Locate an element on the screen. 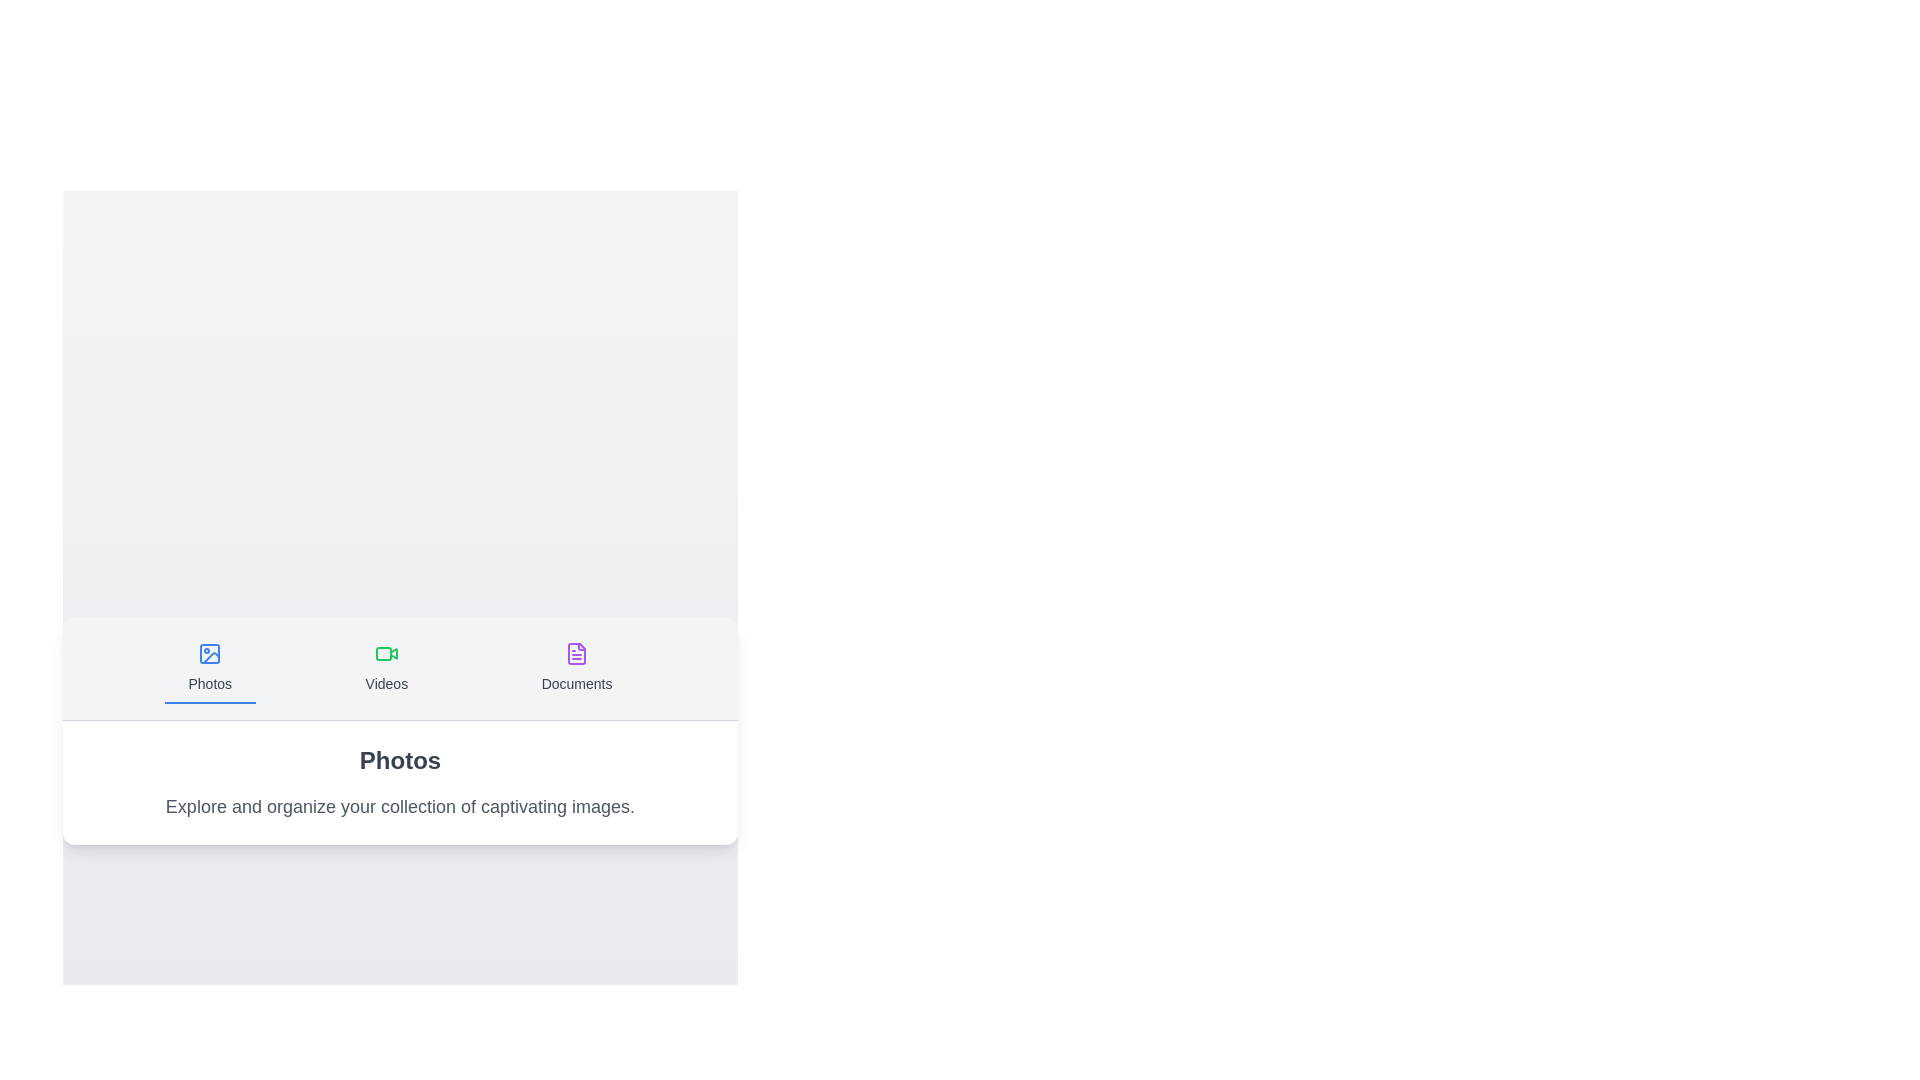 The height and width of the screenshot is (1080, 1920). the tab labeled Documents is located at coordinates (576, 668).